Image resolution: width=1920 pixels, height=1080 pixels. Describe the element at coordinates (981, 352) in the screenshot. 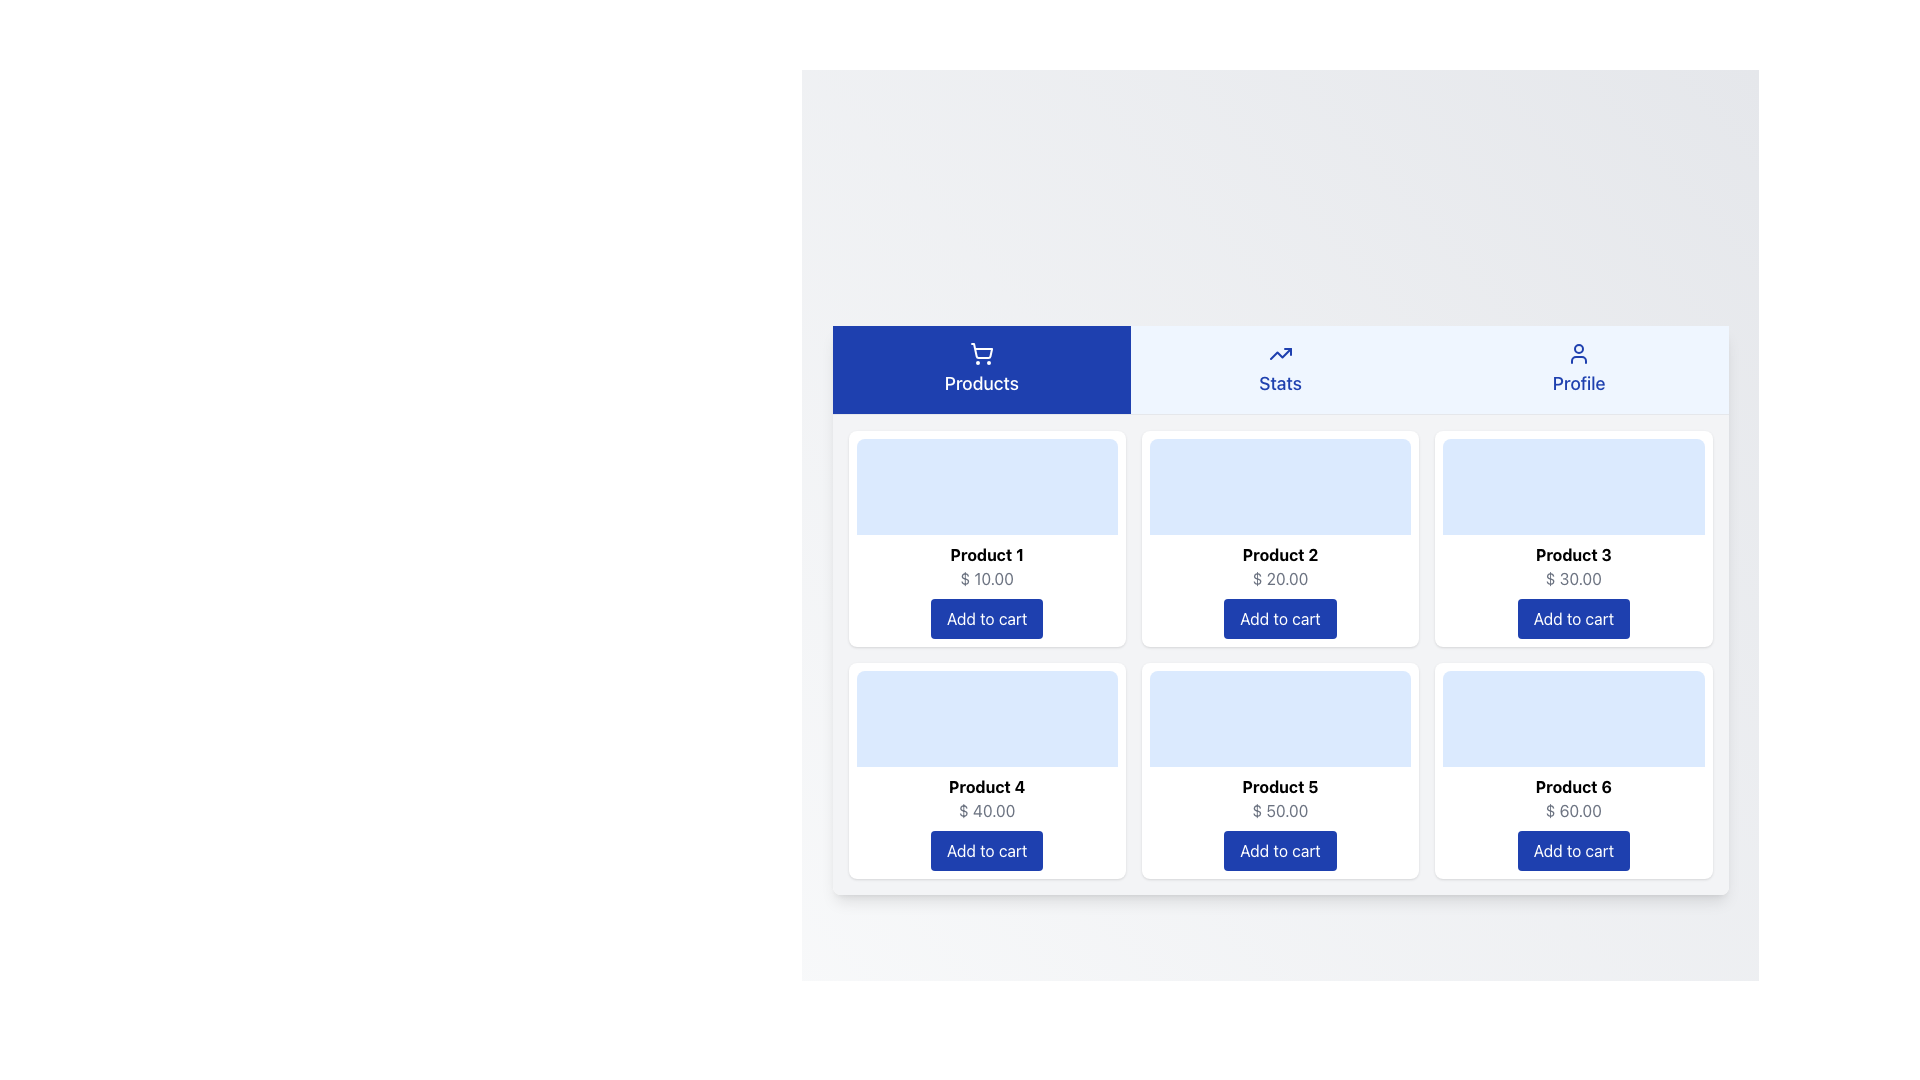

I see `the shopping cart icon located in the top navigation bar, specifically in the leftmost section labeled 'Products.'` at that location.